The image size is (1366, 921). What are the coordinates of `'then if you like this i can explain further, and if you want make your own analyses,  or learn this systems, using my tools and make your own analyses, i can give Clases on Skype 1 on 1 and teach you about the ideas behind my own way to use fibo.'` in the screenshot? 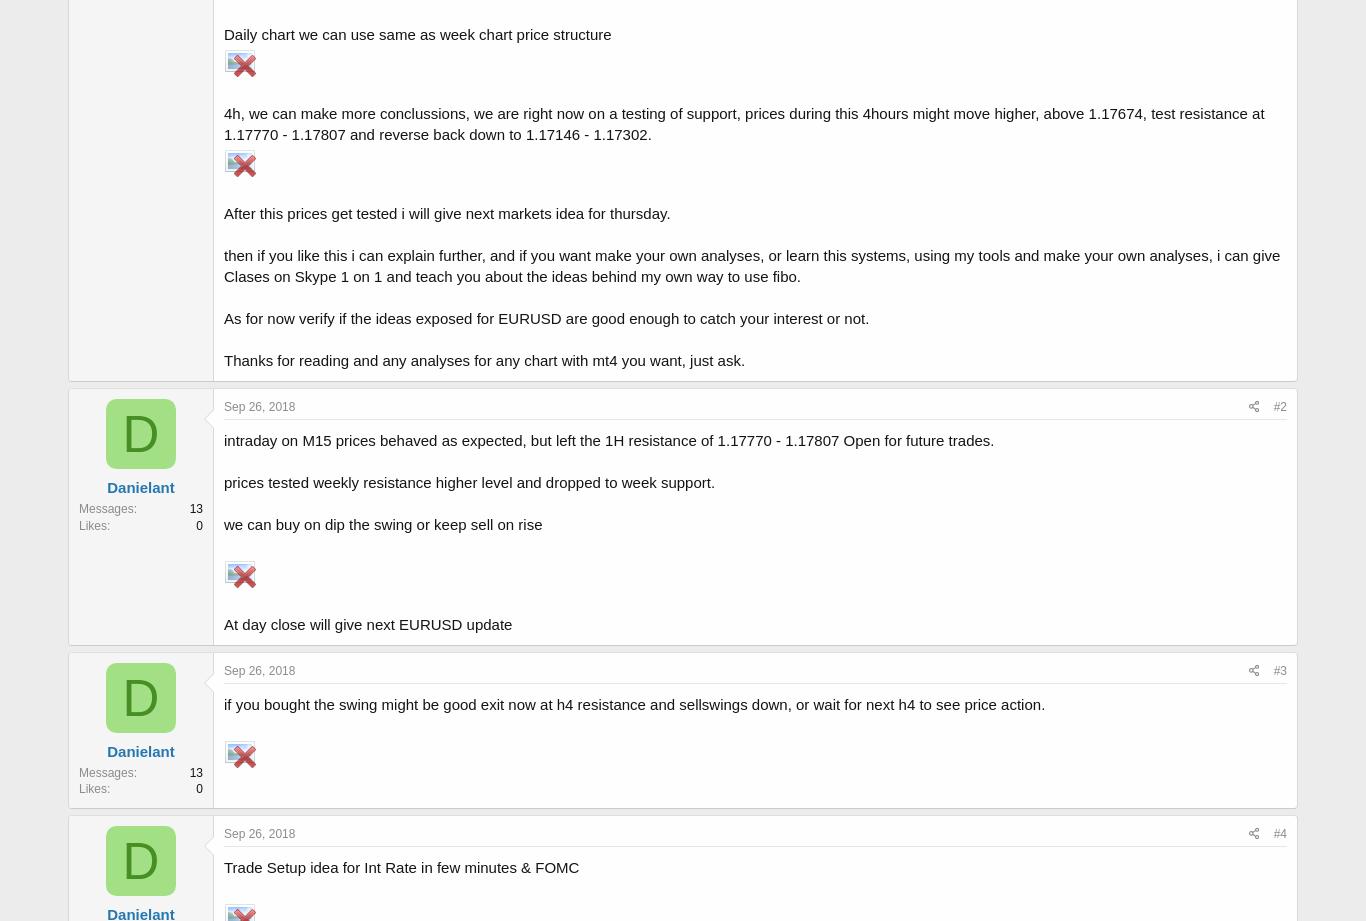 It's located at (751, 264).